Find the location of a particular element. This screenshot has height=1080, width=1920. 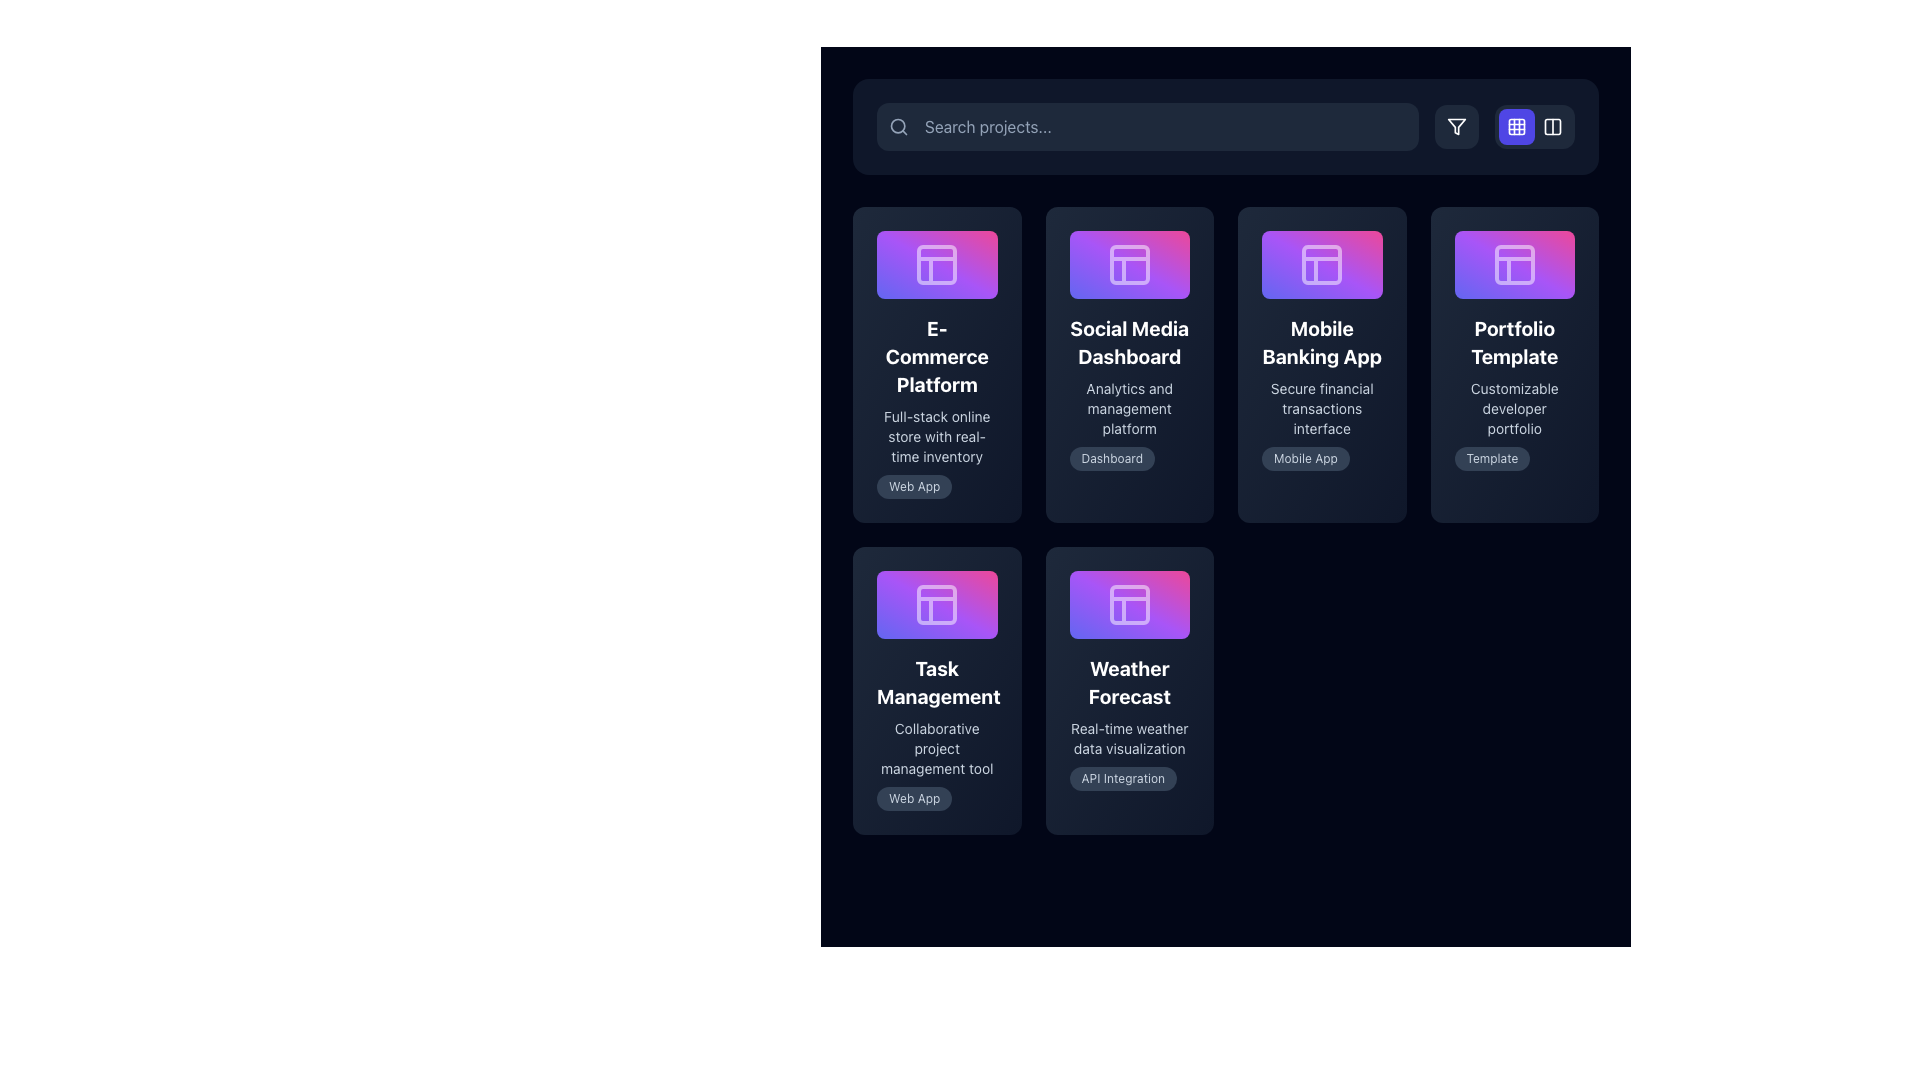

the decorative graphic or icon with a gradient background and a white interface layout icon located in the 'Mobile Banking App' card, in the second column of the top row of the grid layout is located at coordinates (1322, 263).